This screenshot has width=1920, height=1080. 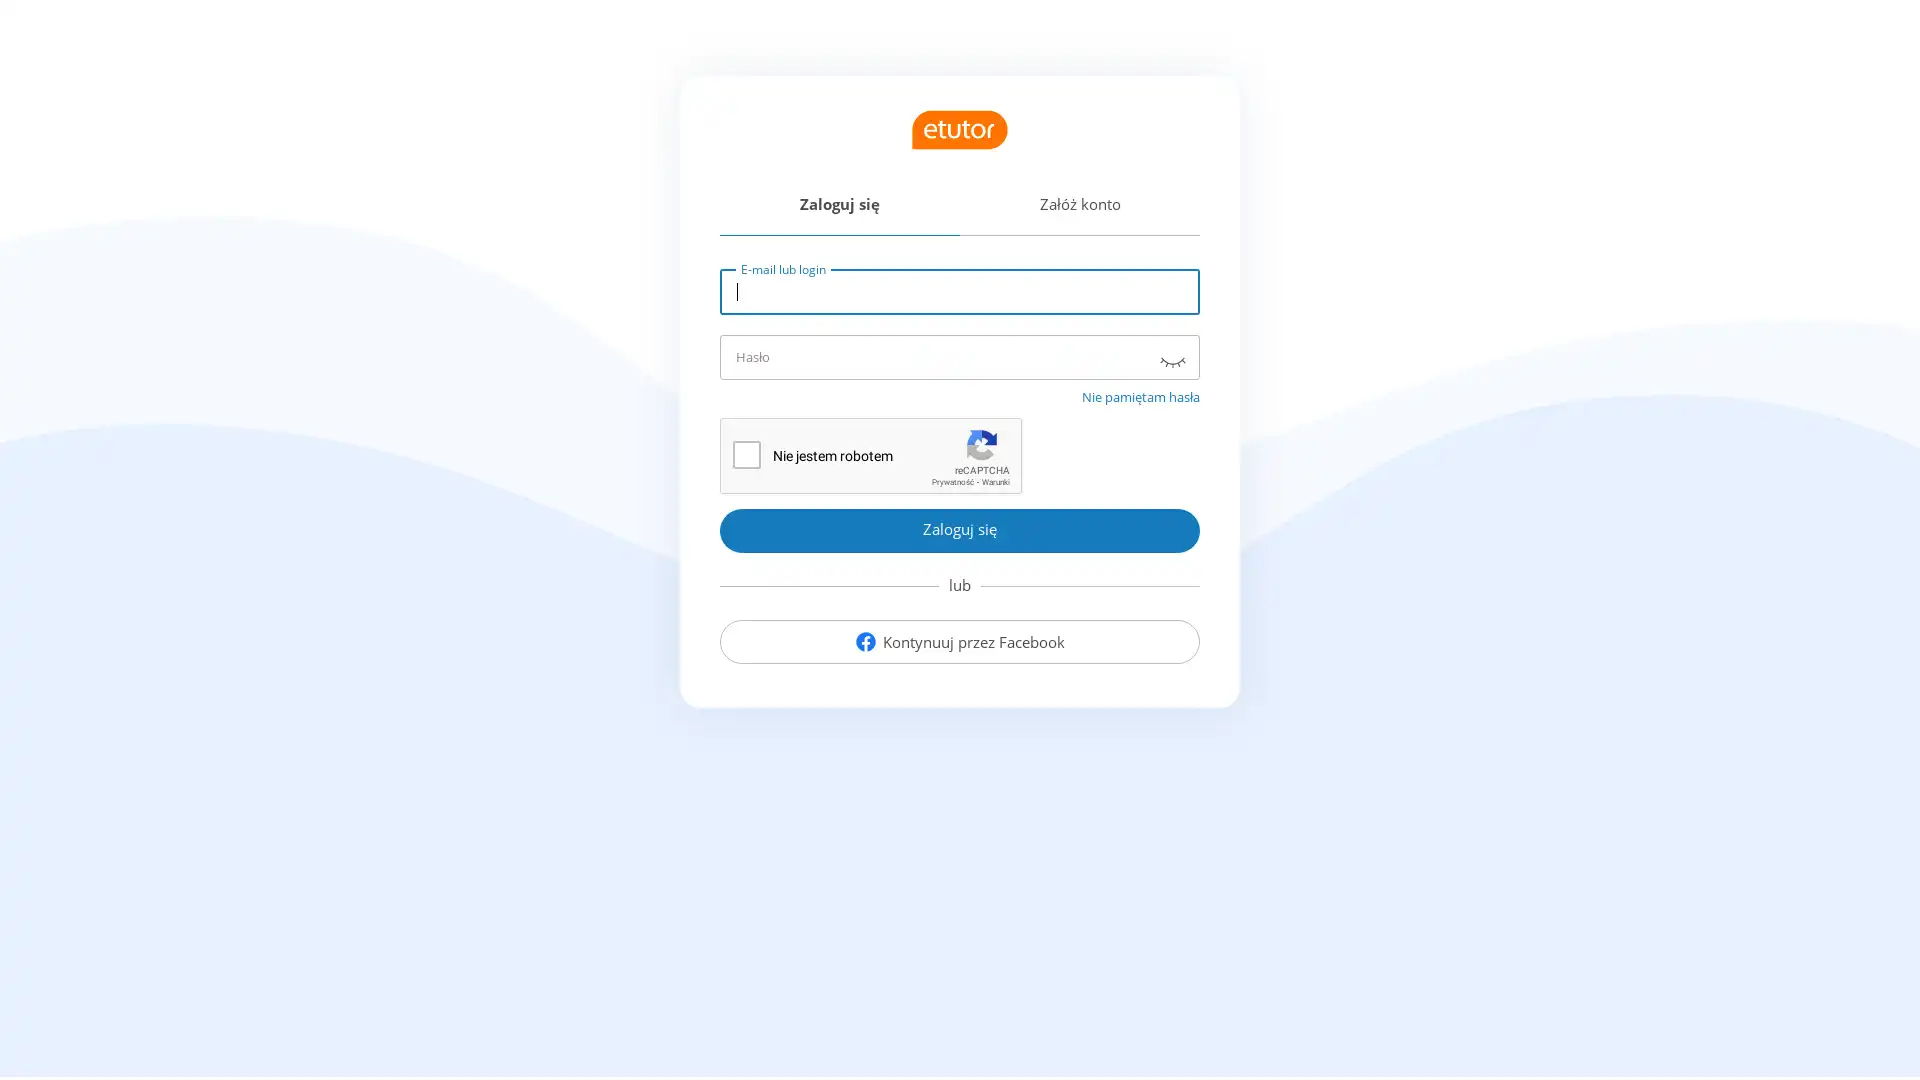 I want to click on Zaloguj sie, so click(x=960, y=528).